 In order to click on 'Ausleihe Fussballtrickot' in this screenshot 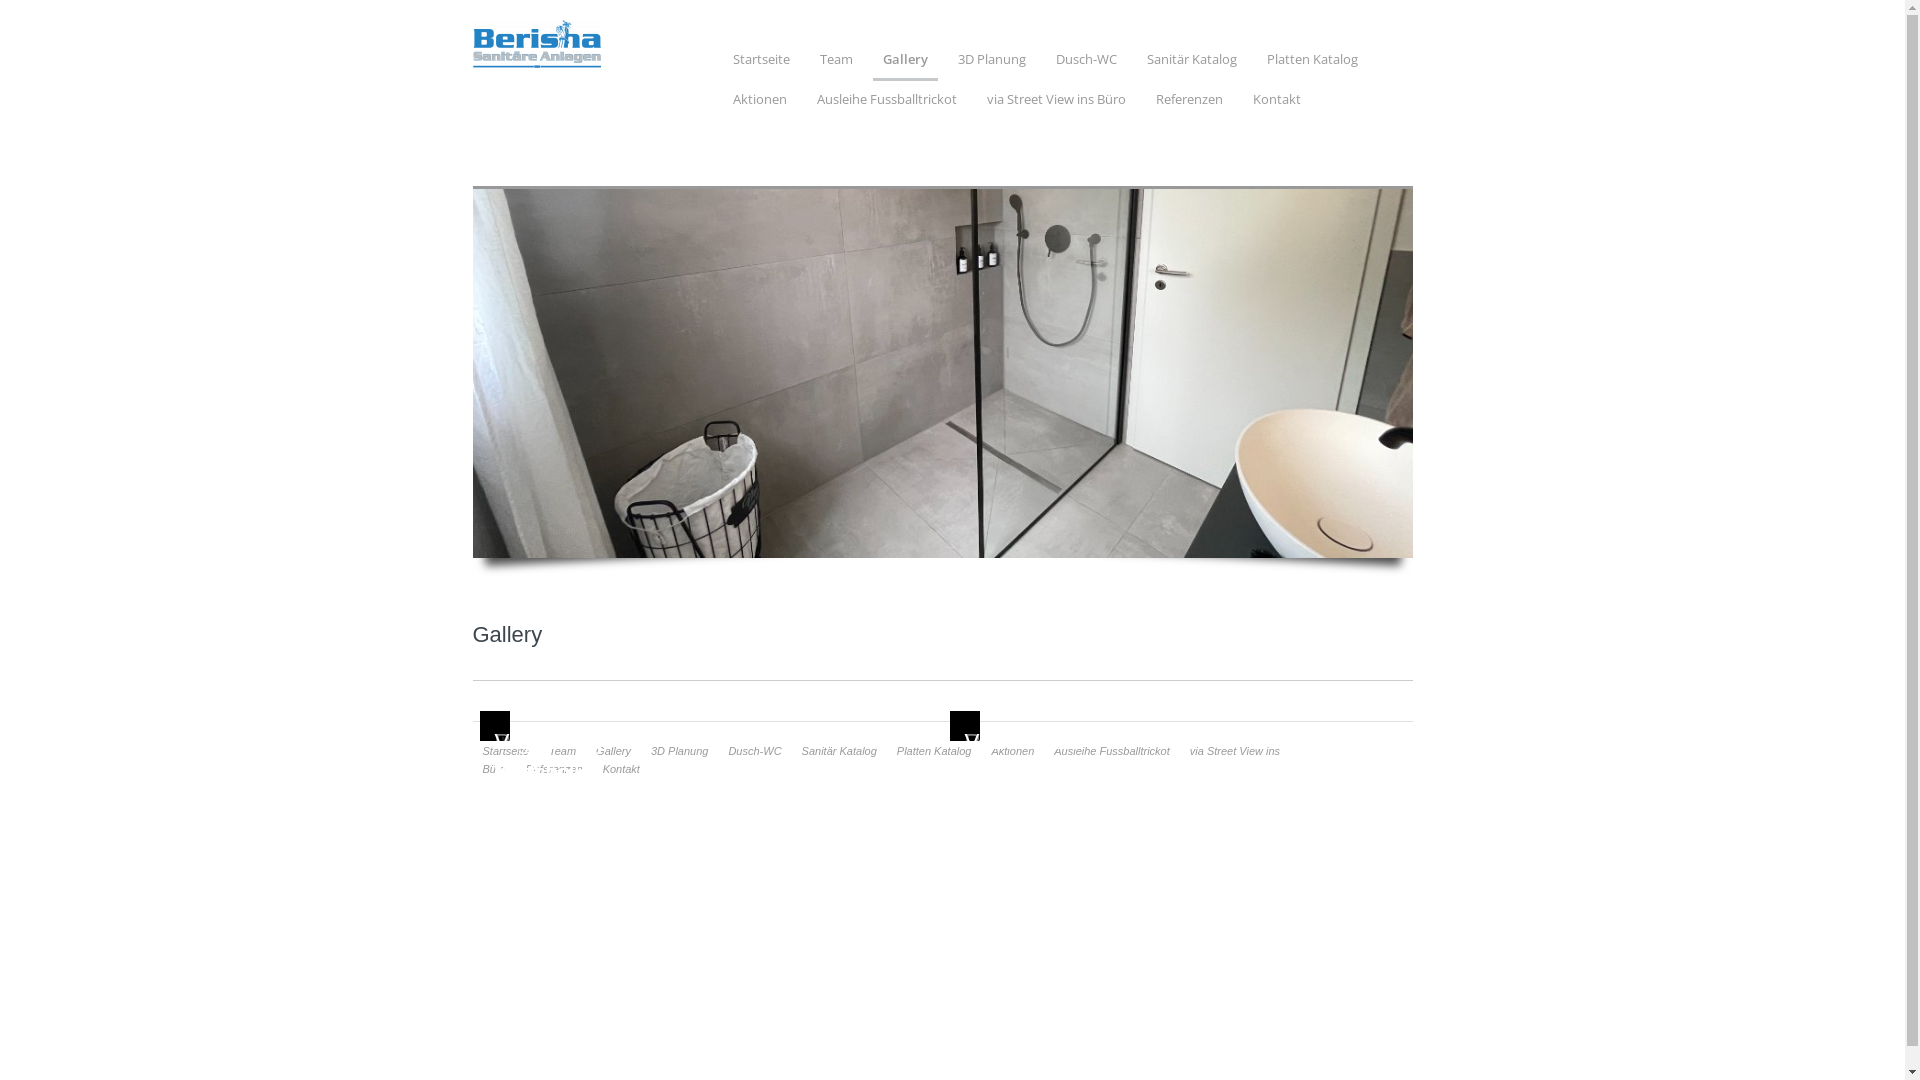, I will do `click(885, 104)`.